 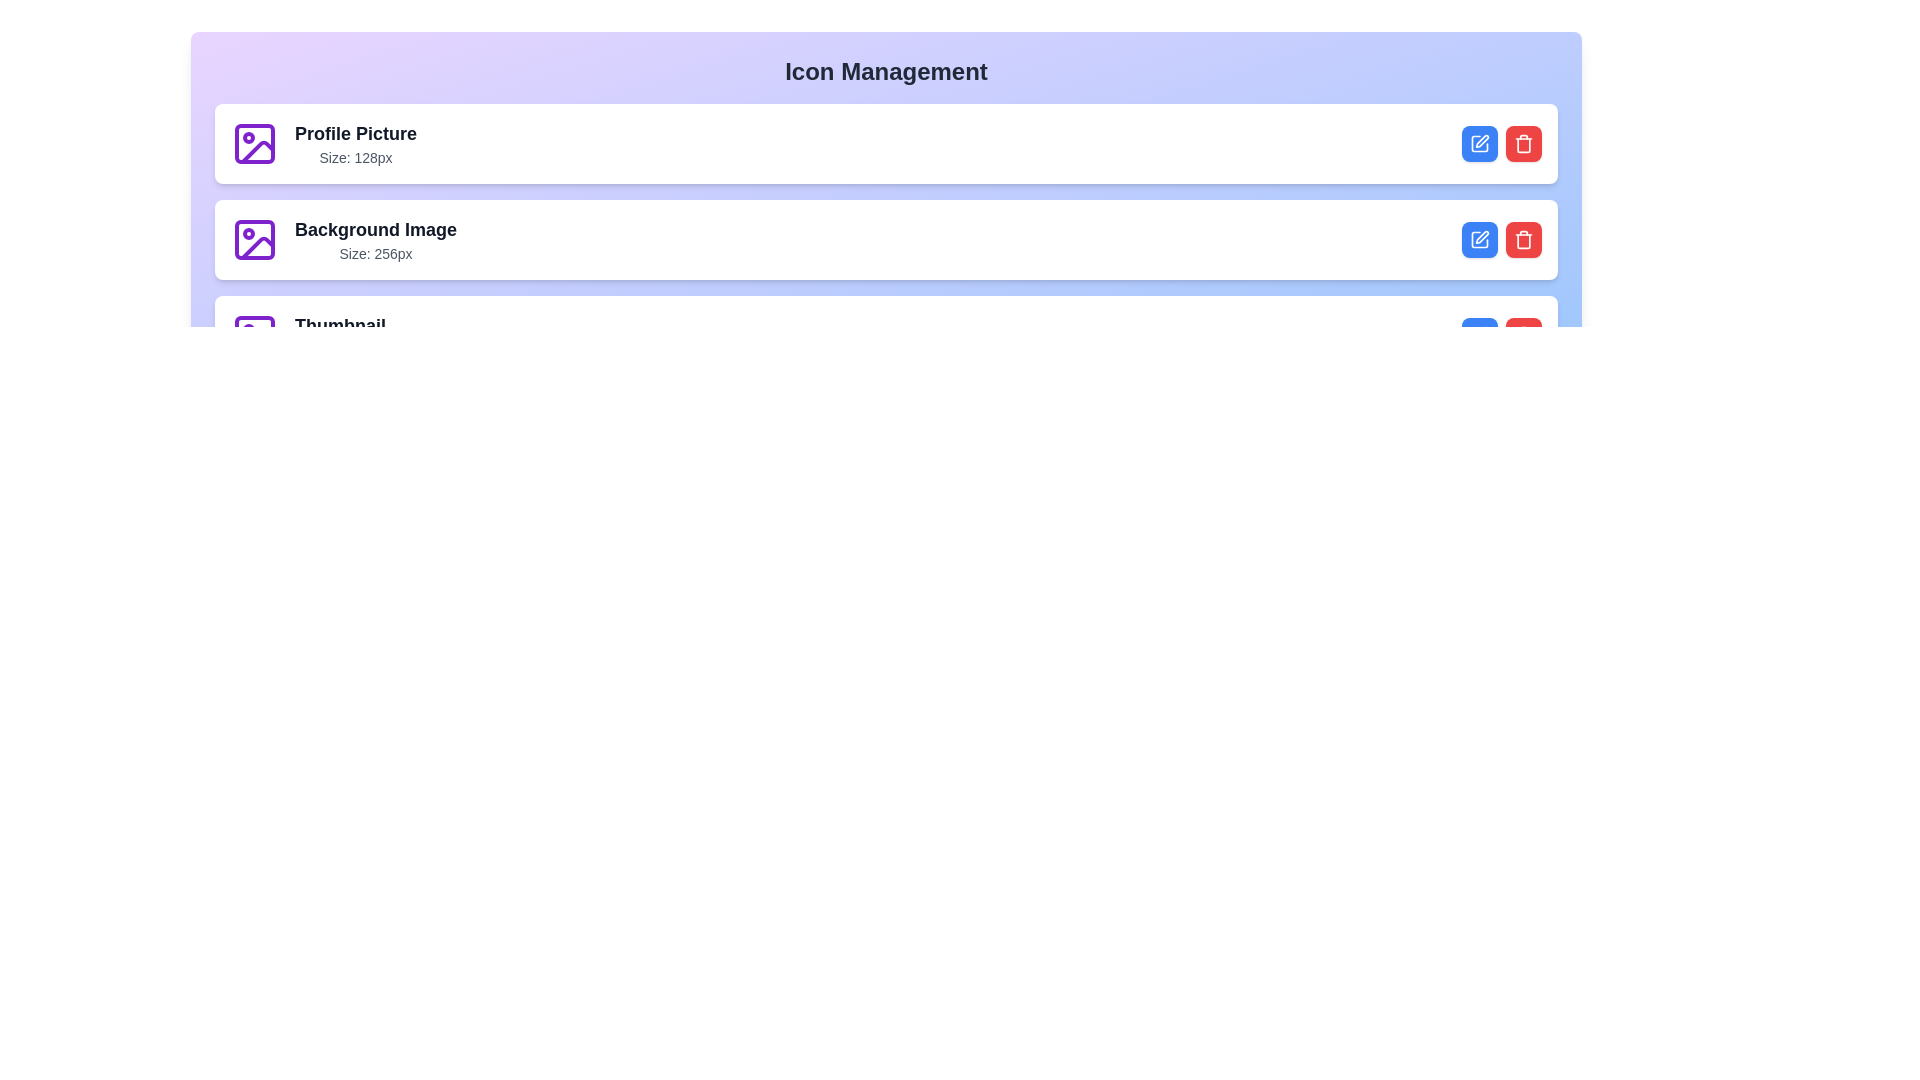 What do you see at coordinates (1522, 334) in the screenshot?
I see `the delete Icon button located on the right side of the third input row, below a rounded red button with white text` at bounding box center [1522, 334].